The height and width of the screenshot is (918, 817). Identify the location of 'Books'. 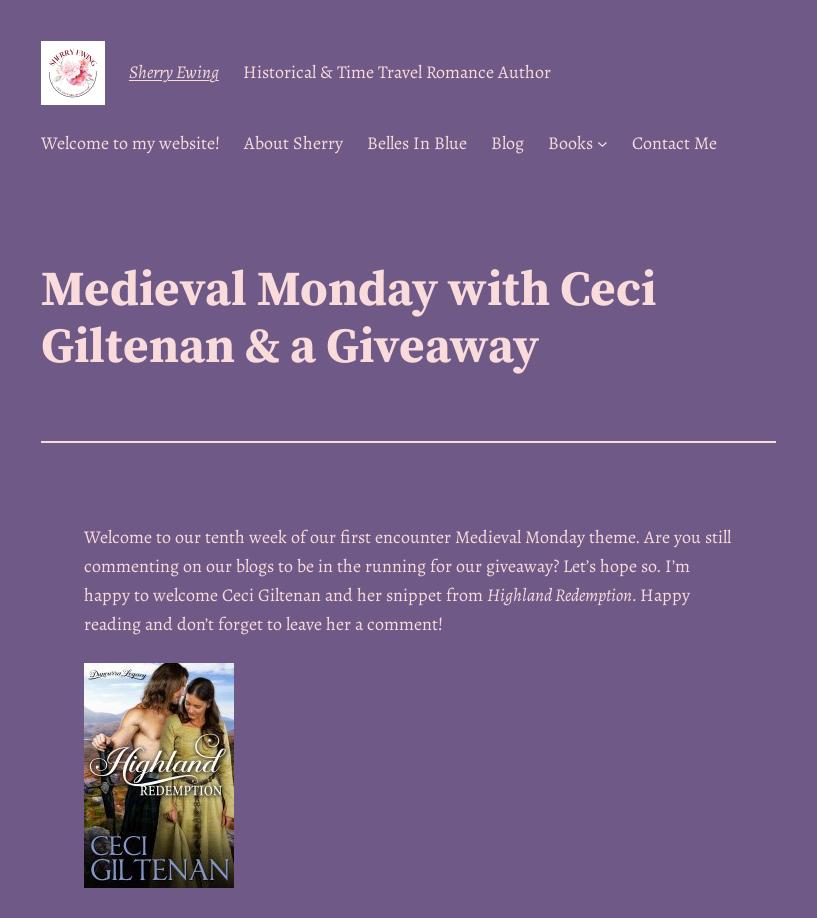
(568, 141).